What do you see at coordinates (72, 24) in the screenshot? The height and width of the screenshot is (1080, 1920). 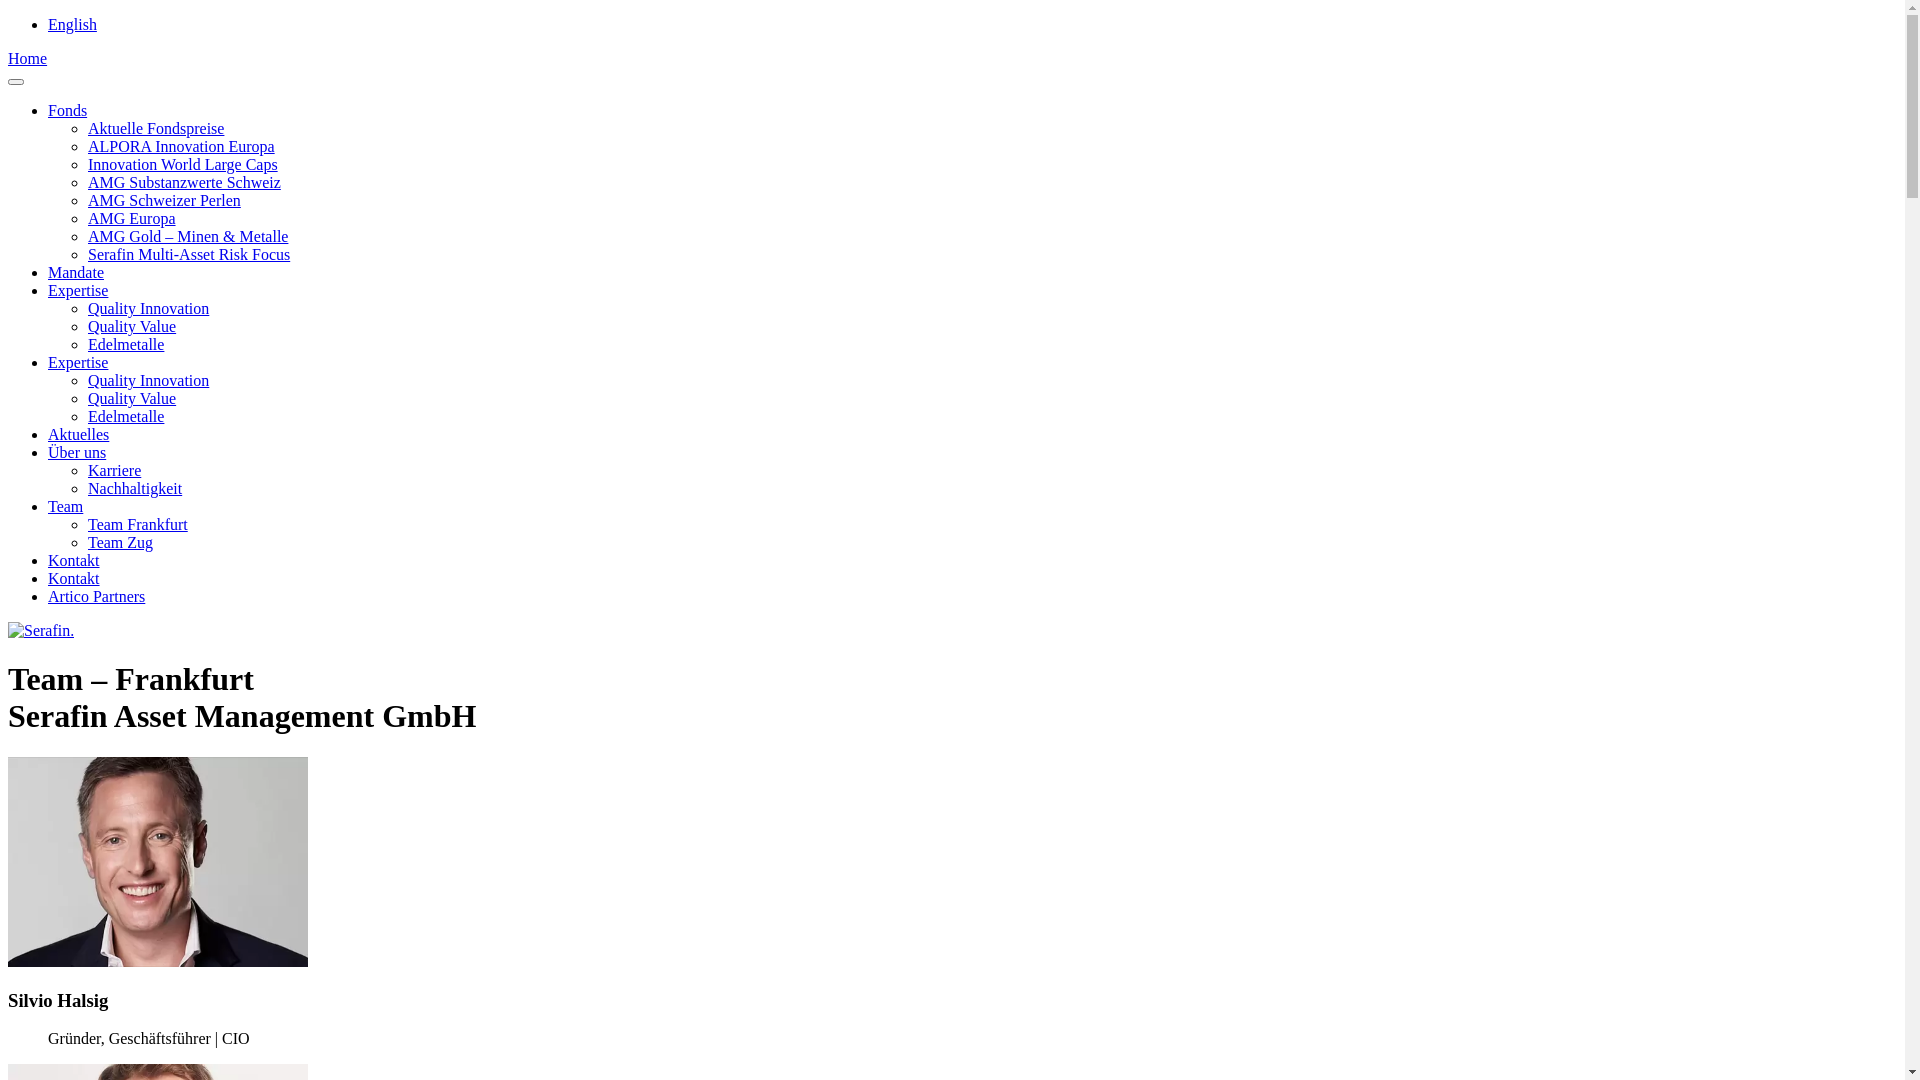 I see `'English'` at bounding box center [72, 24].